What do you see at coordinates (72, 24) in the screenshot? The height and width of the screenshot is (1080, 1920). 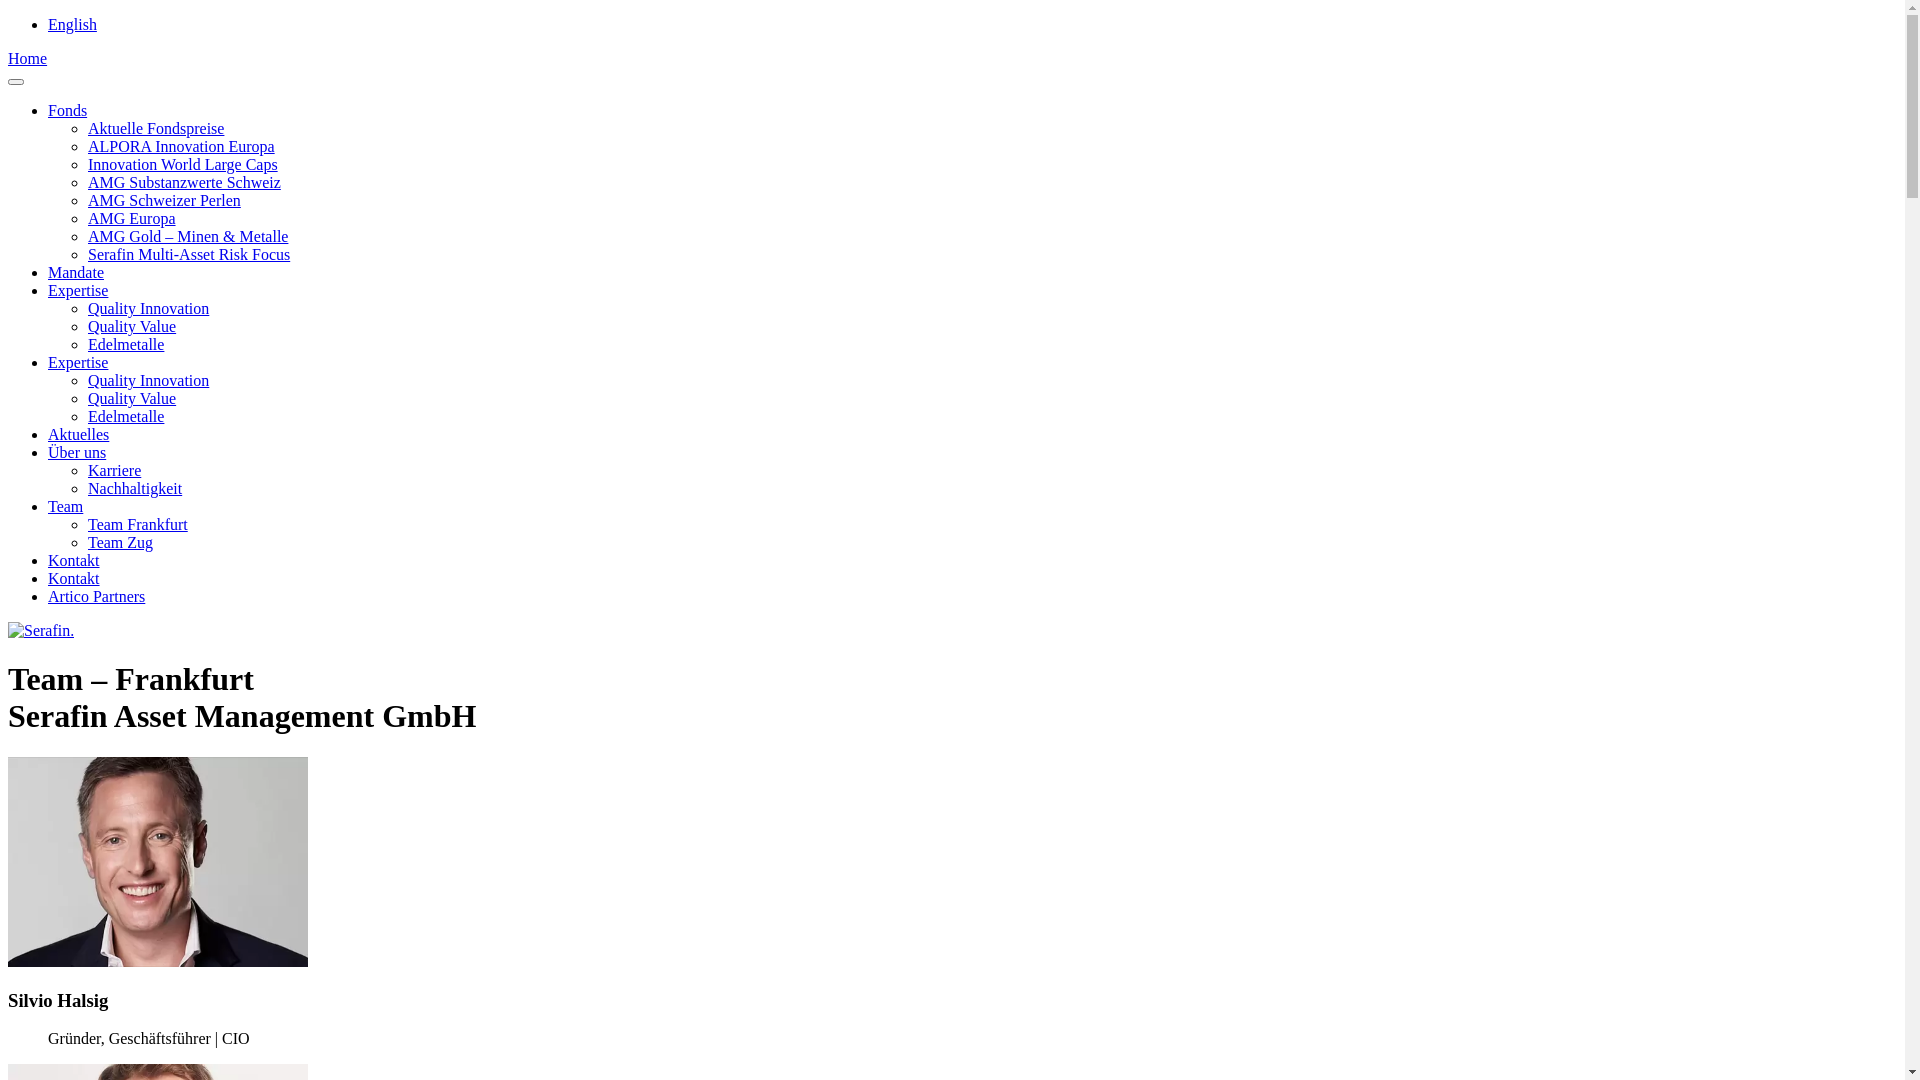 I see `'English'` at bounding box center [72, 24].